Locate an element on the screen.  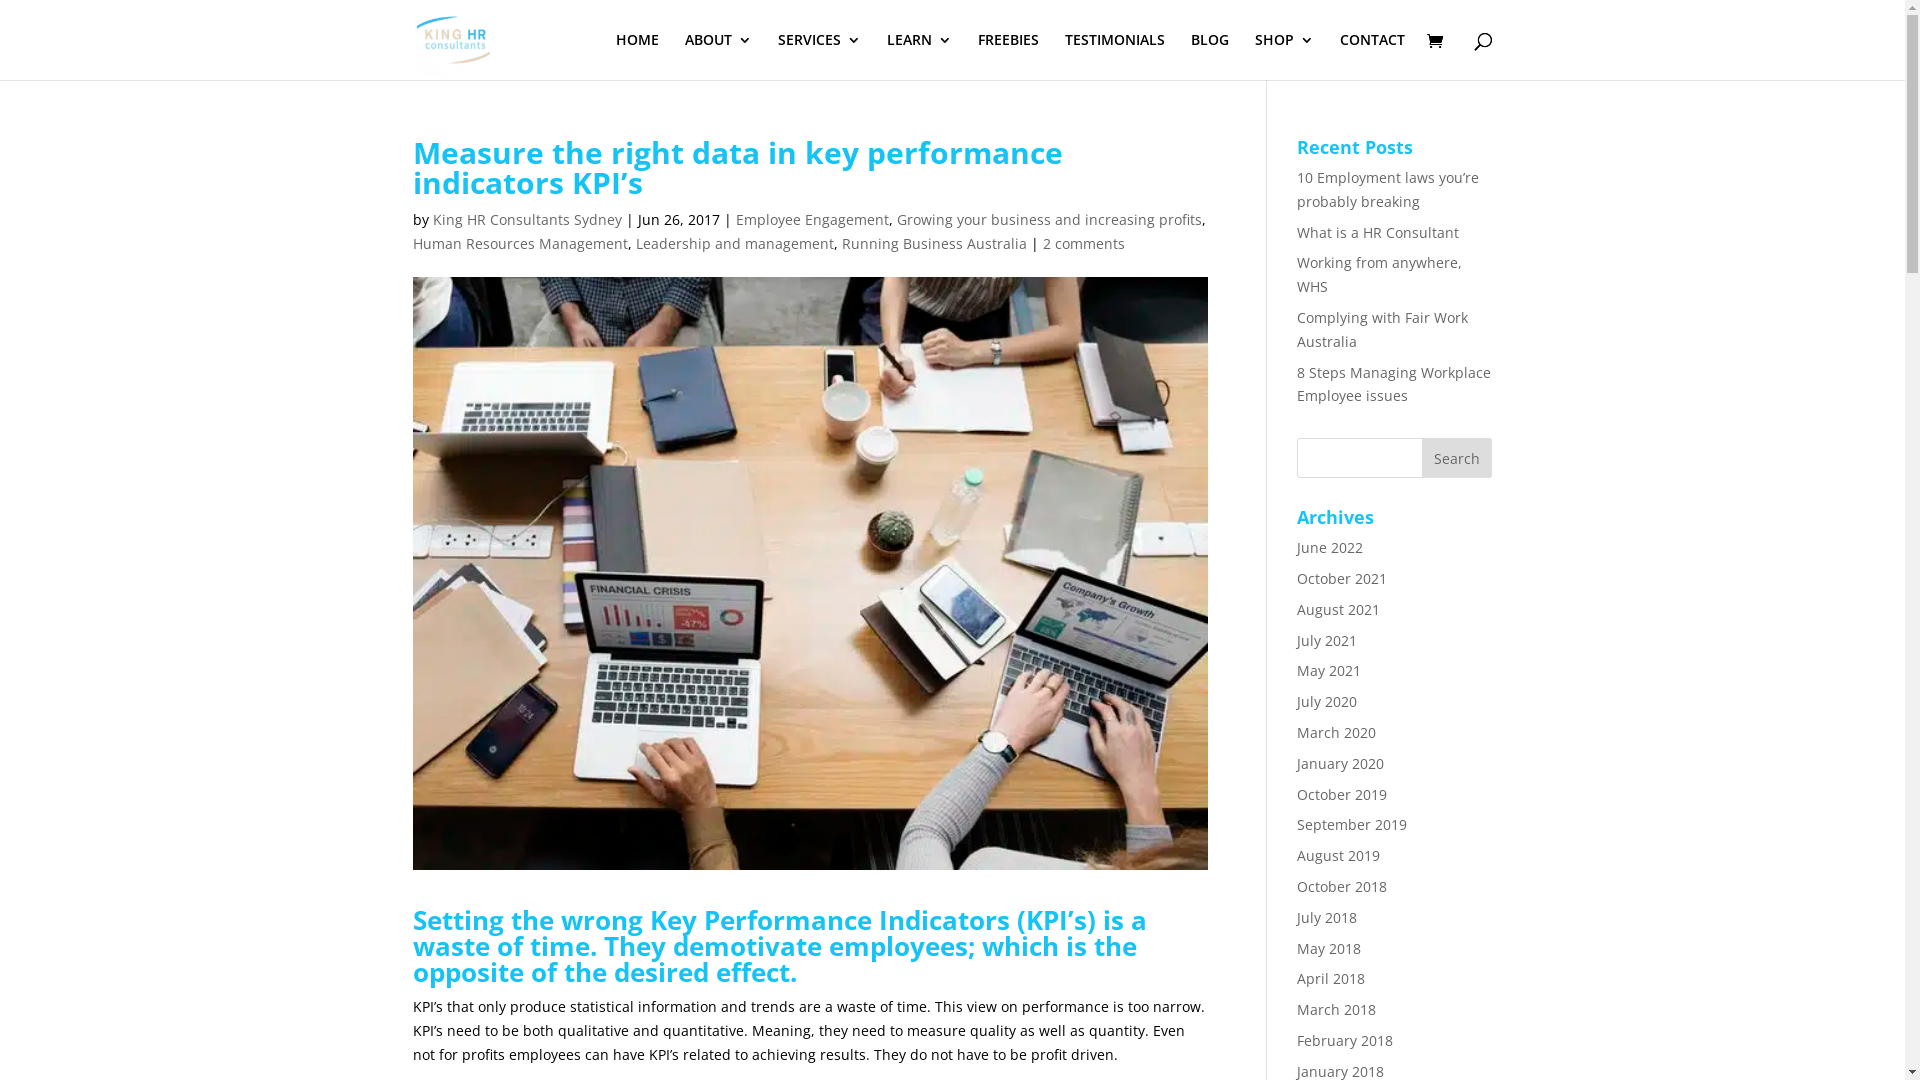
'March 2018' is located at coordinates (1336, 1009).